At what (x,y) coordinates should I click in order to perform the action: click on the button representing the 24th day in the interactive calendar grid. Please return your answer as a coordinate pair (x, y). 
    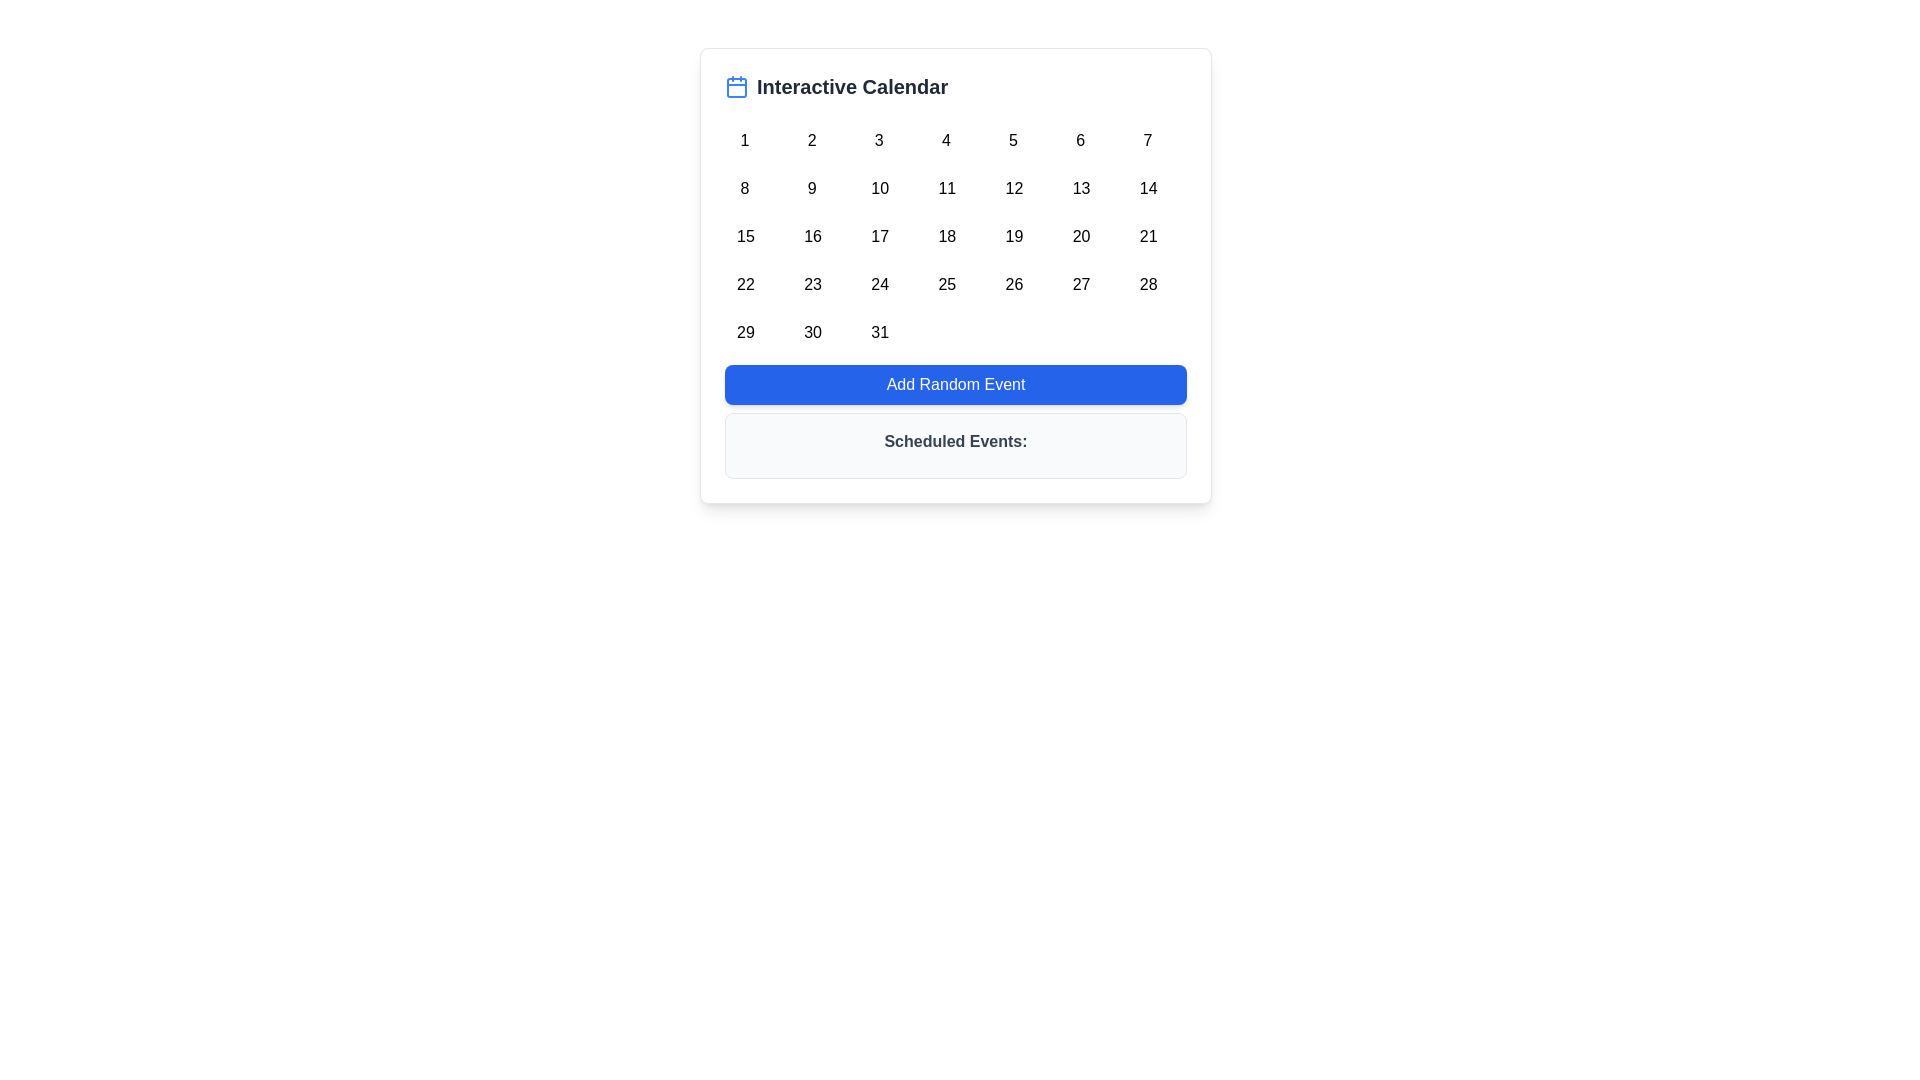
    Looking at the image, I should click on (879, 281).